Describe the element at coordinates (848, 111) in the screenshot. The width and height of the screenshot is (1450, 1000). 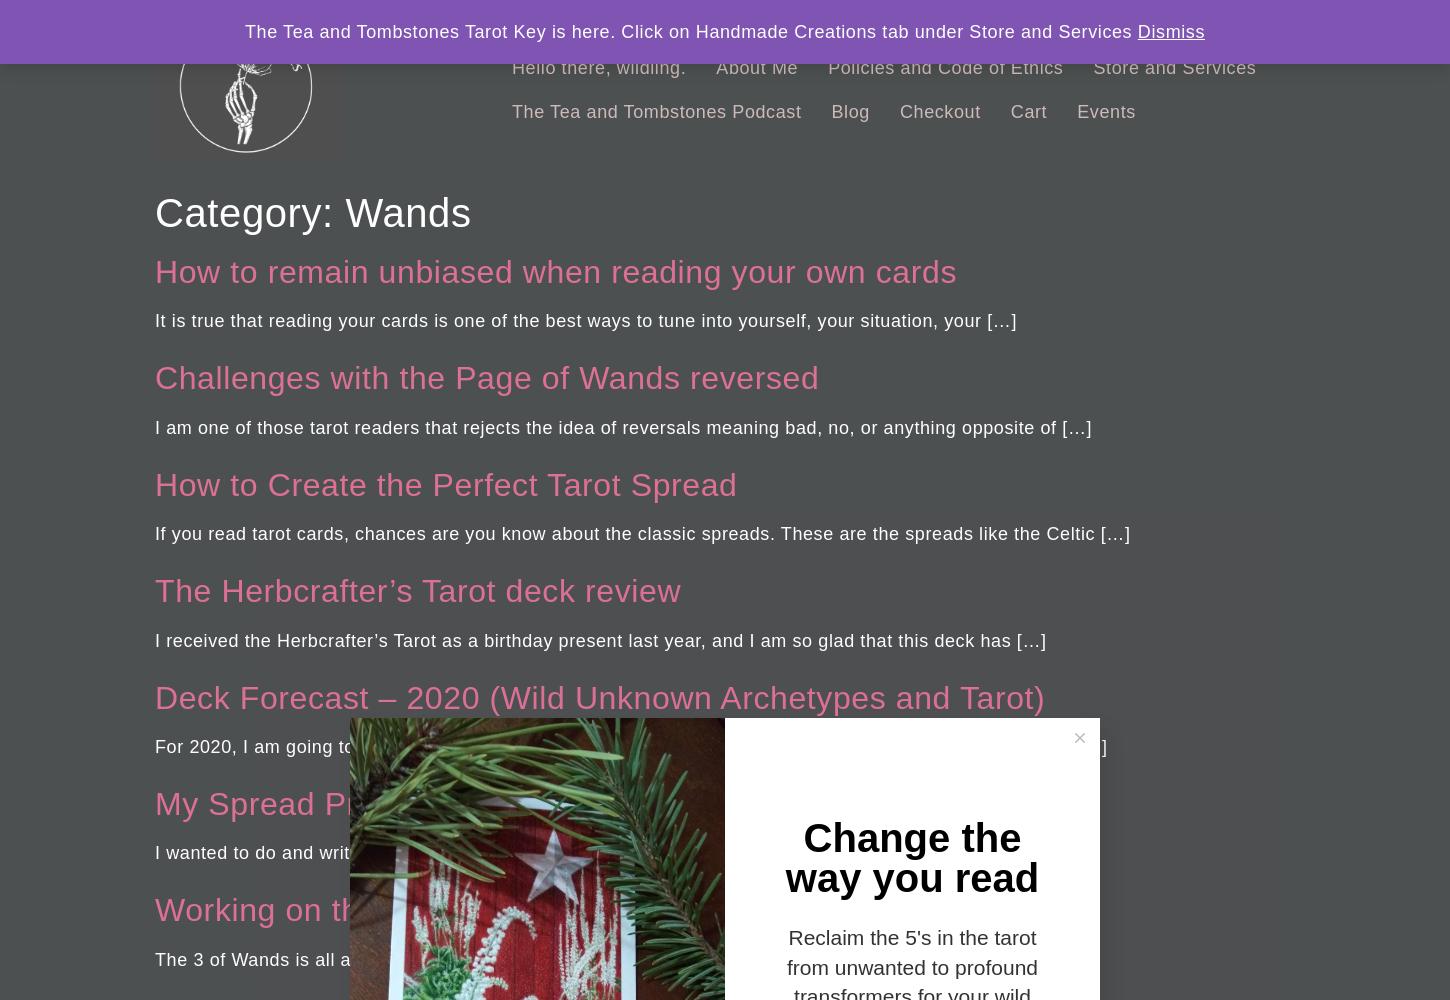
I see `'Blog'` at that location.